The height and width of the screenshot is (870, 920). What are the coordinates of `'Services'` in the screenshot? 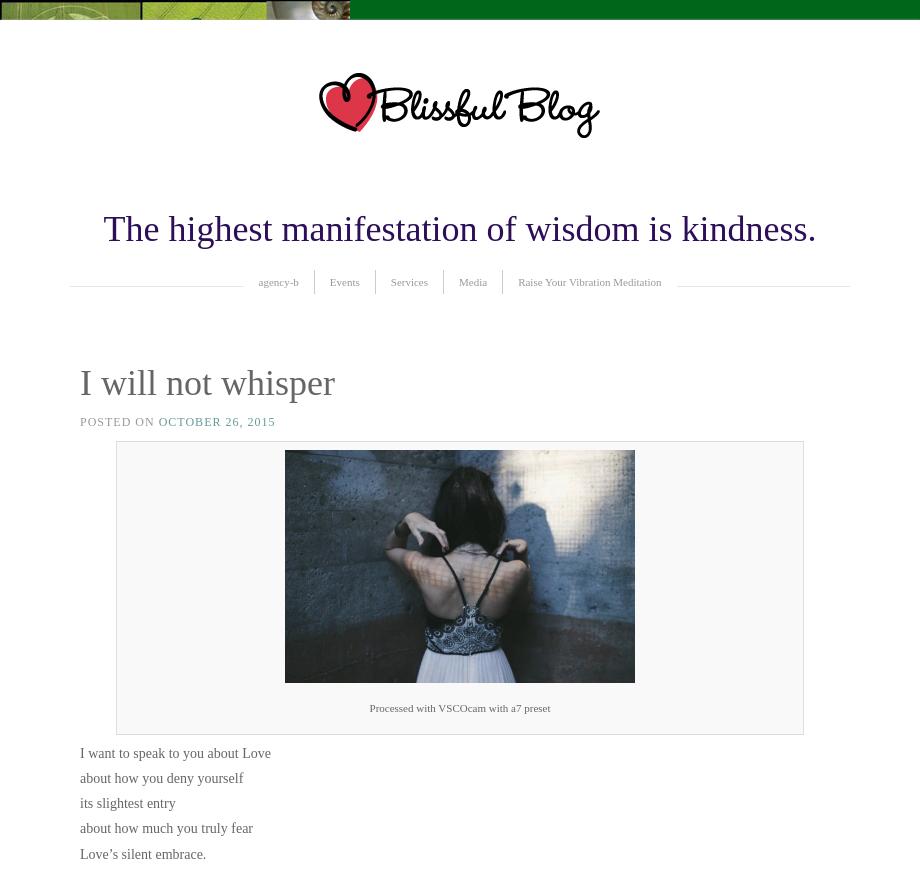 It's located at (408, 281).